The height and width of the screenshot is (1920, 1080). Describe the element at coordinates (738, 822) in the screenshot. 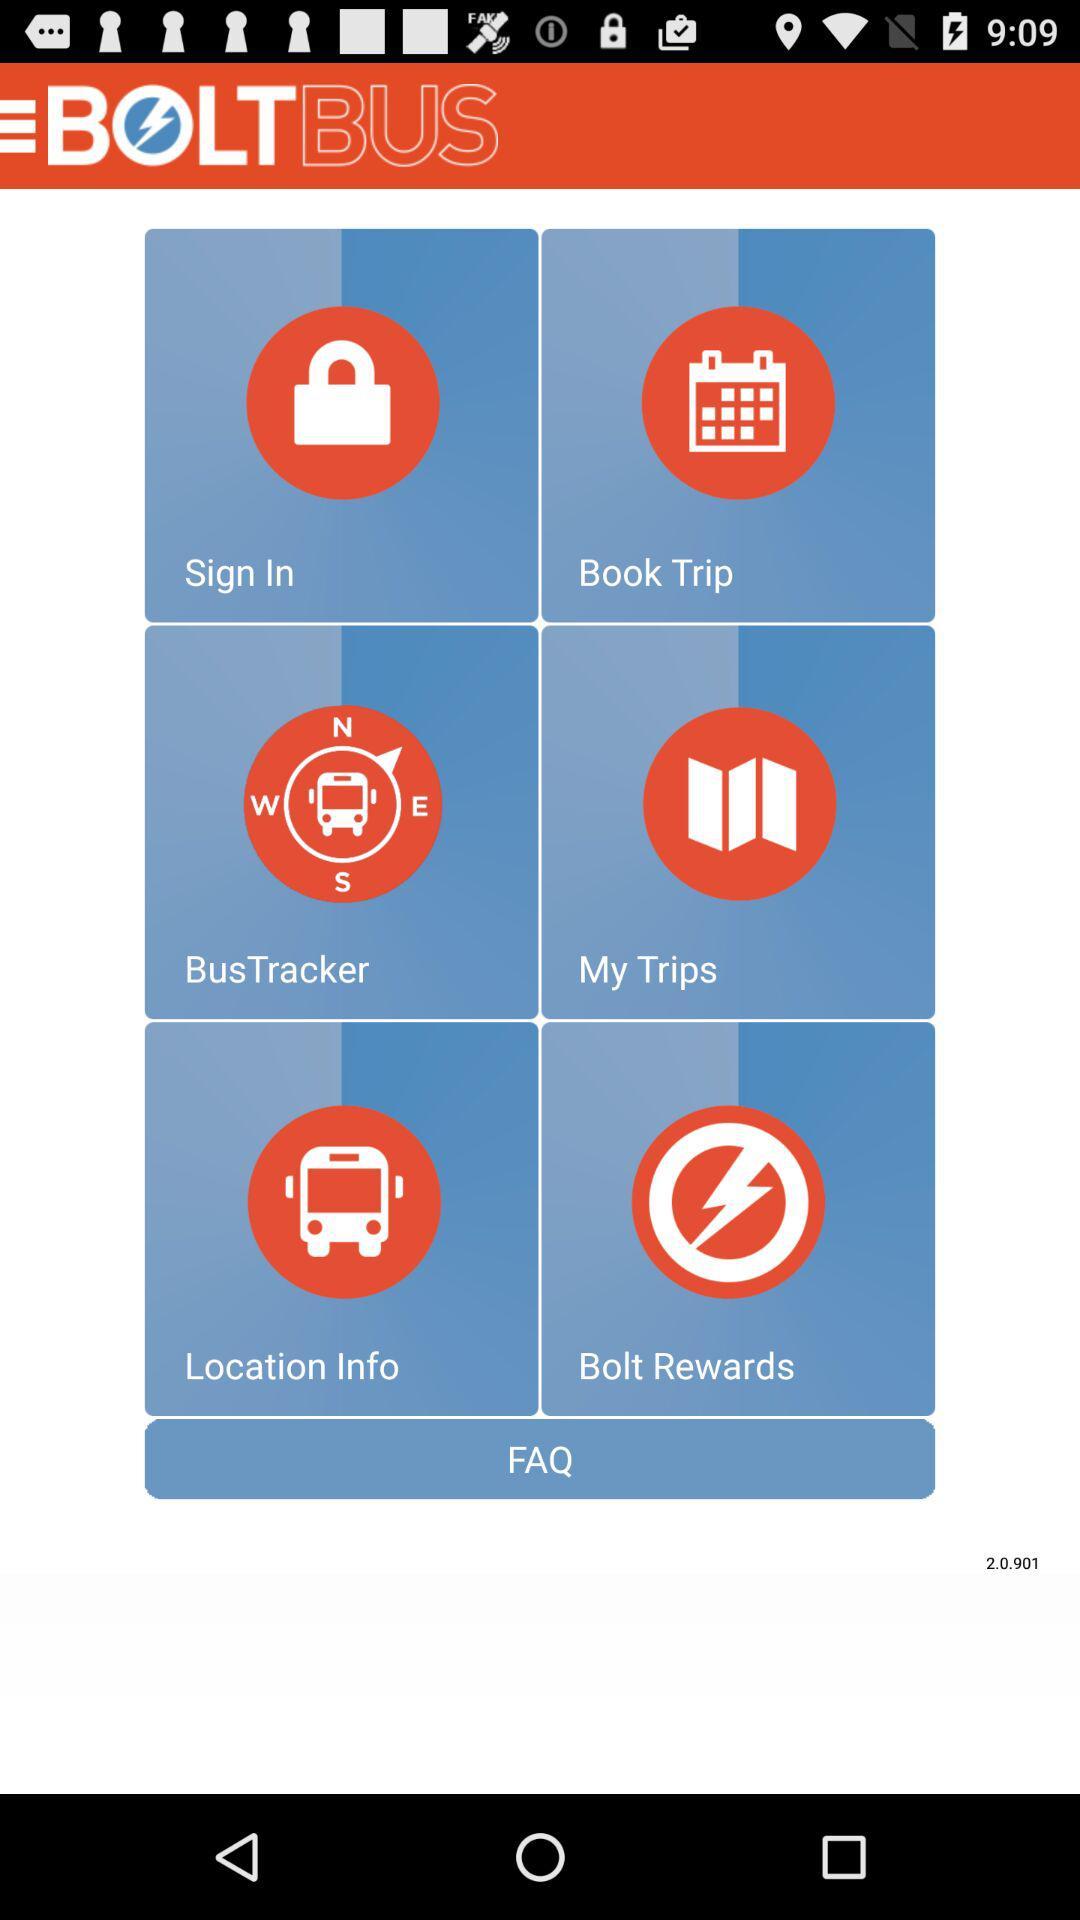

I see `my trips section` at that location.